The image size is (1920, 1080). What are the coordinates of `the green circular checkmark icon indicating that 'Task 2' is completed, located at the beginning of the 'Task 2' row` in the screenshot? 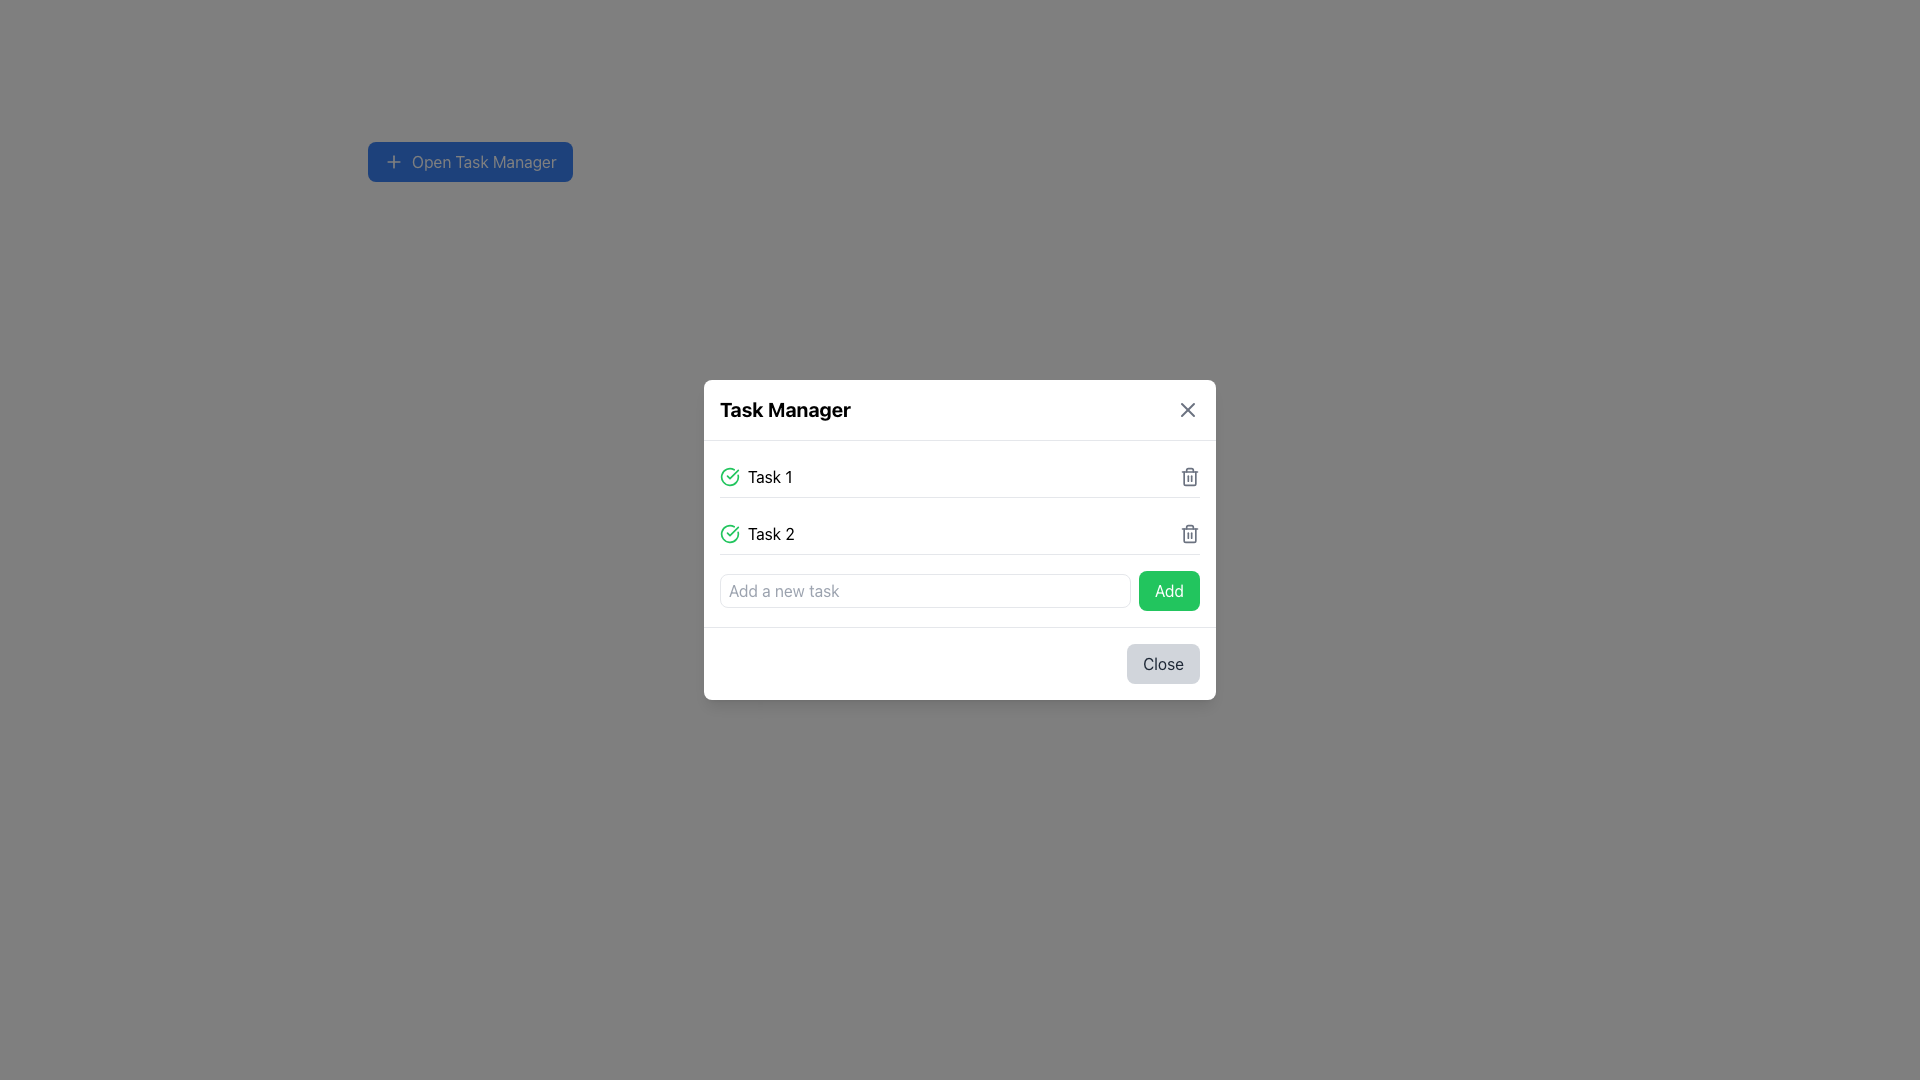 It's located at (728, 532).